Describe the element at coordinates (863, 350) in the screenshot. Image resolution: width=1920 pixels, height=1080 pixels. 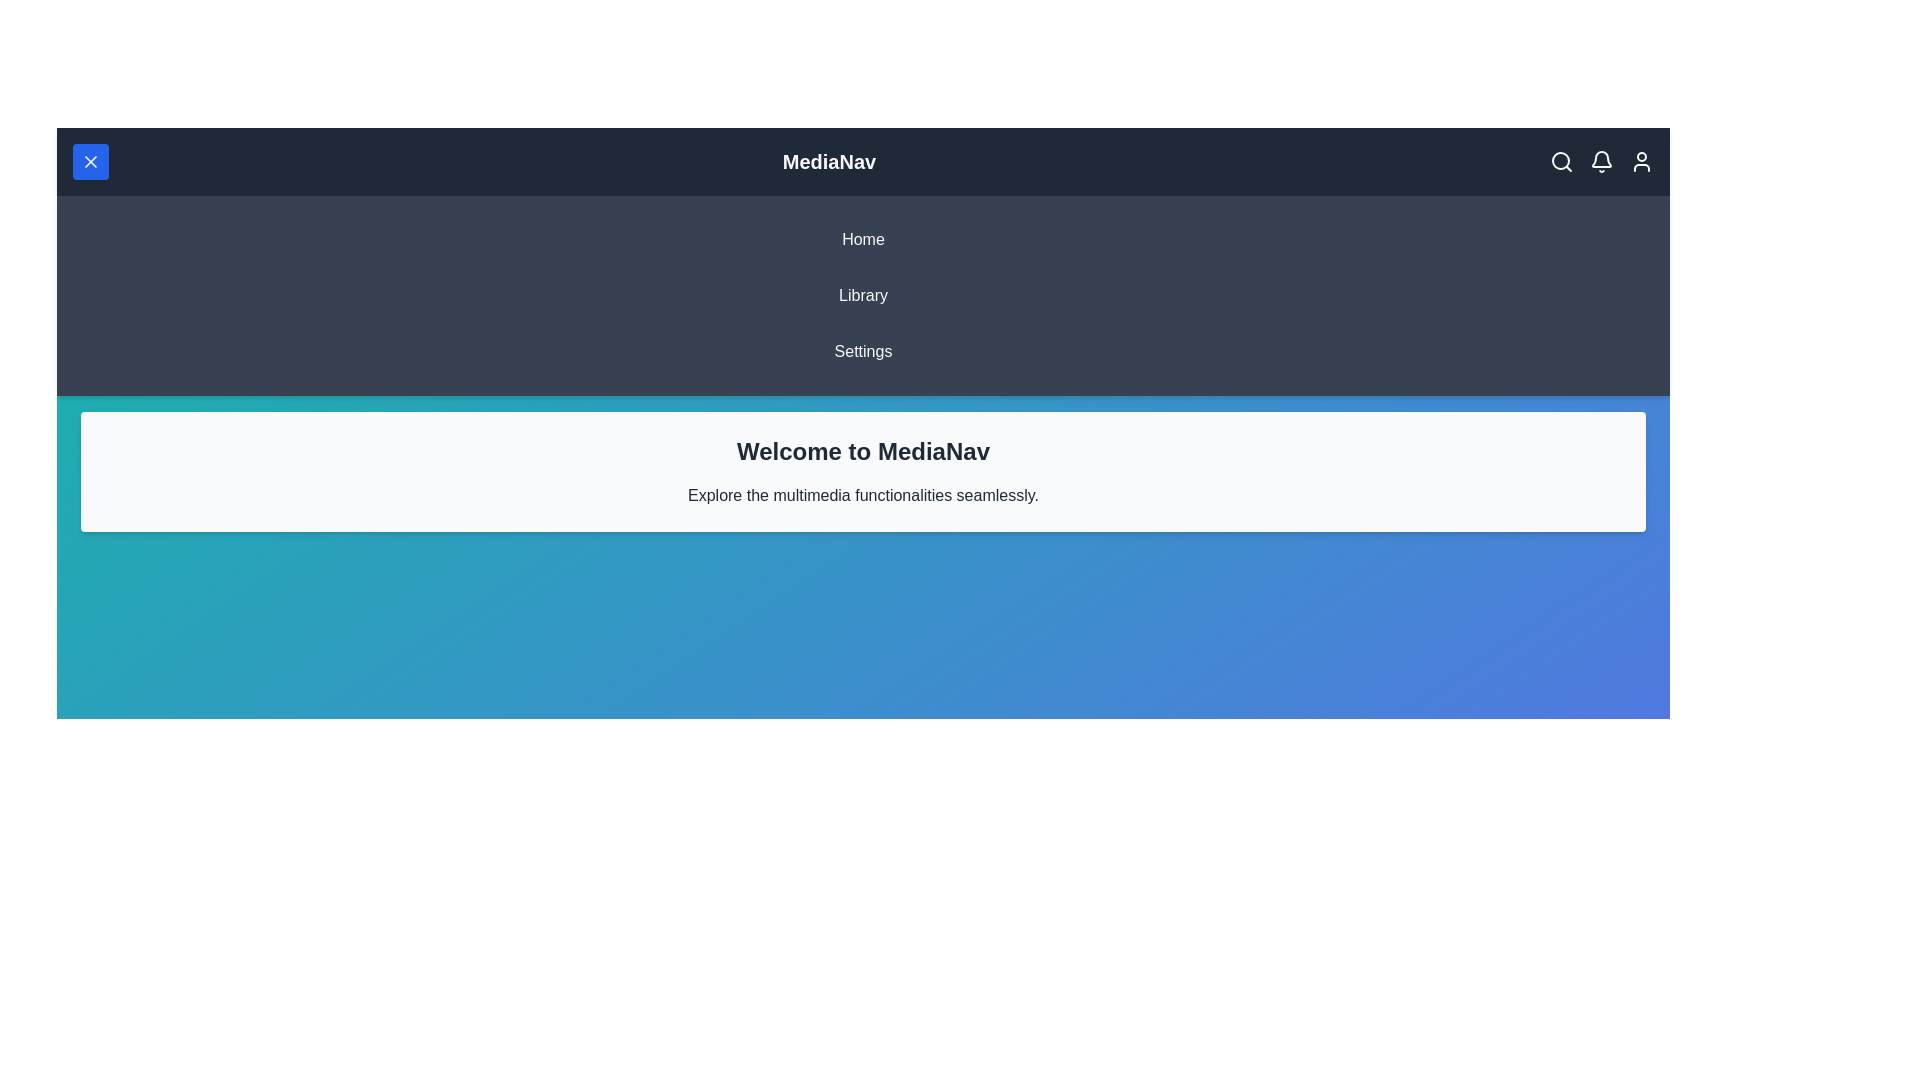
I see `the 'Settings' option in the sidebar menu` at that location.